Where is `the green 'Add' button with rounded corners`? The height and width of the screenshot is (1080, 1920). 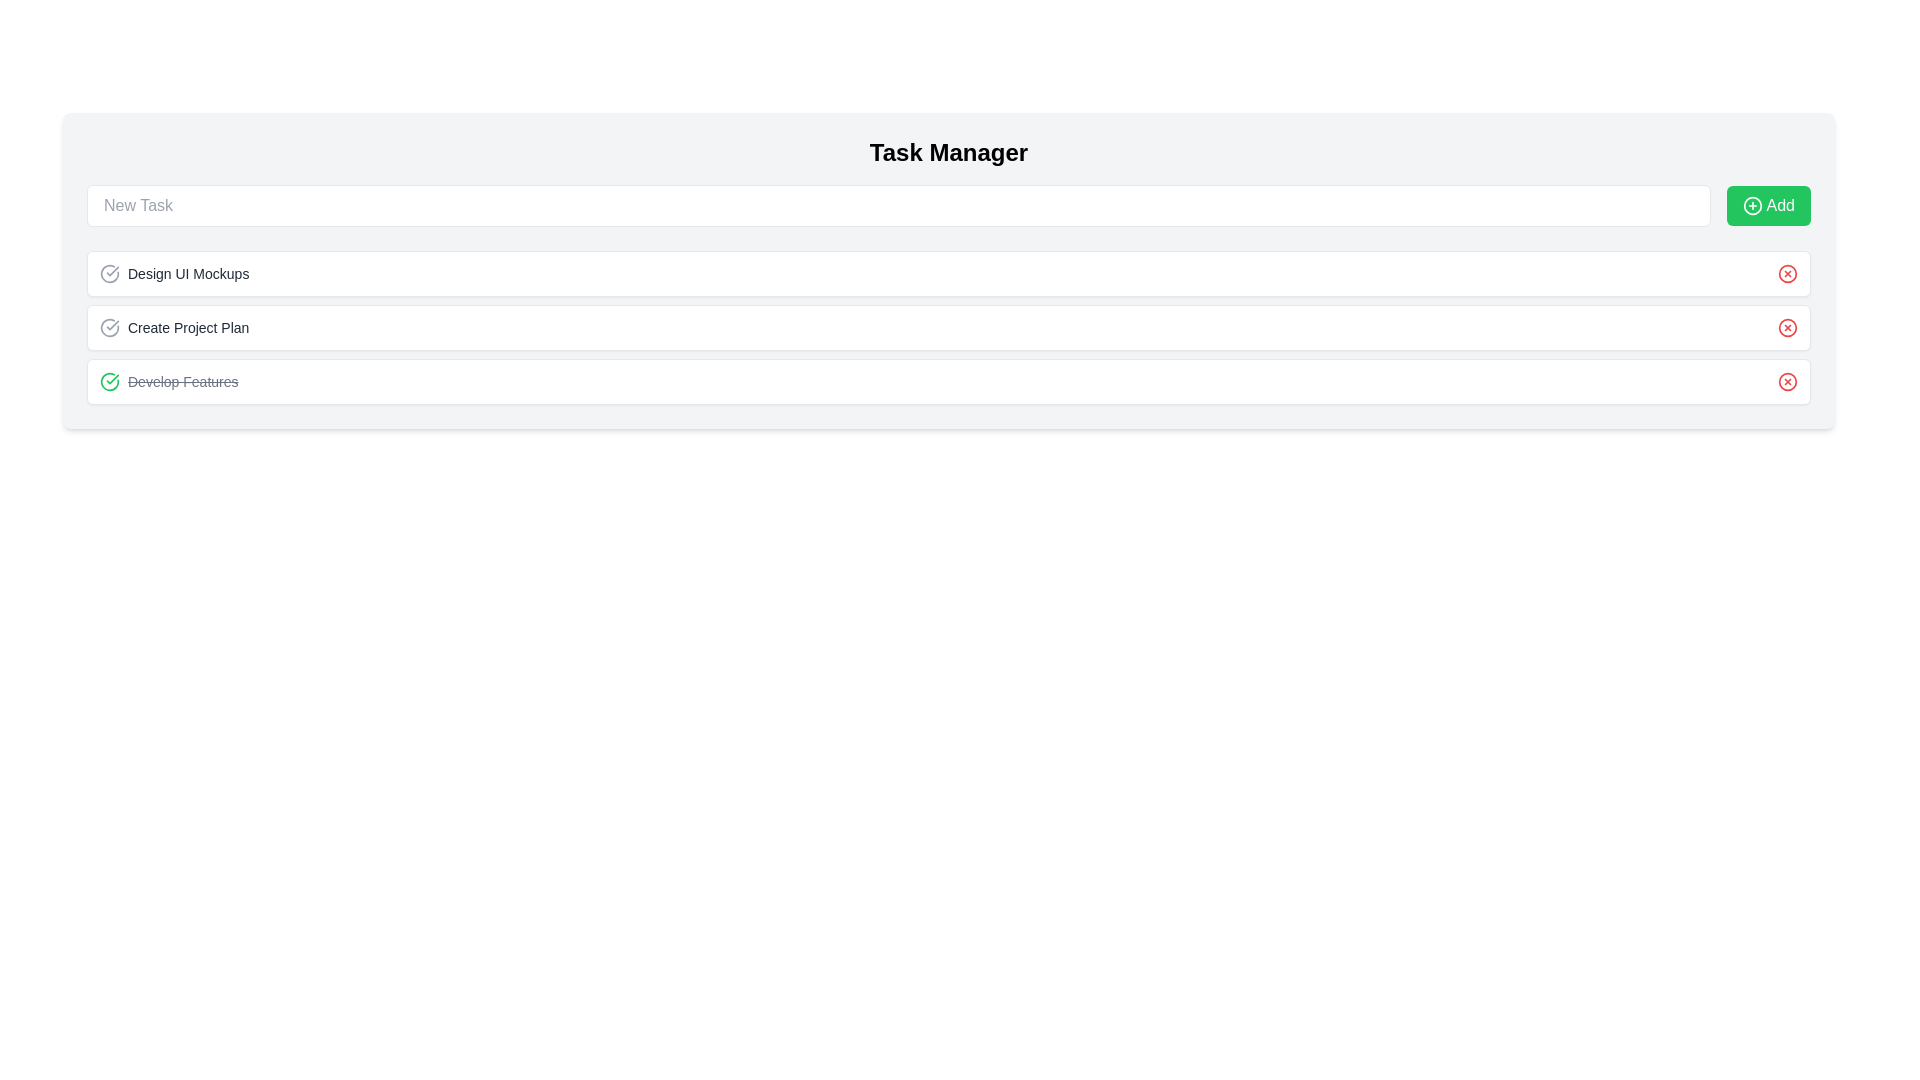 the green 'Add' button with rounded corners is located at coordinates (1768, 205).